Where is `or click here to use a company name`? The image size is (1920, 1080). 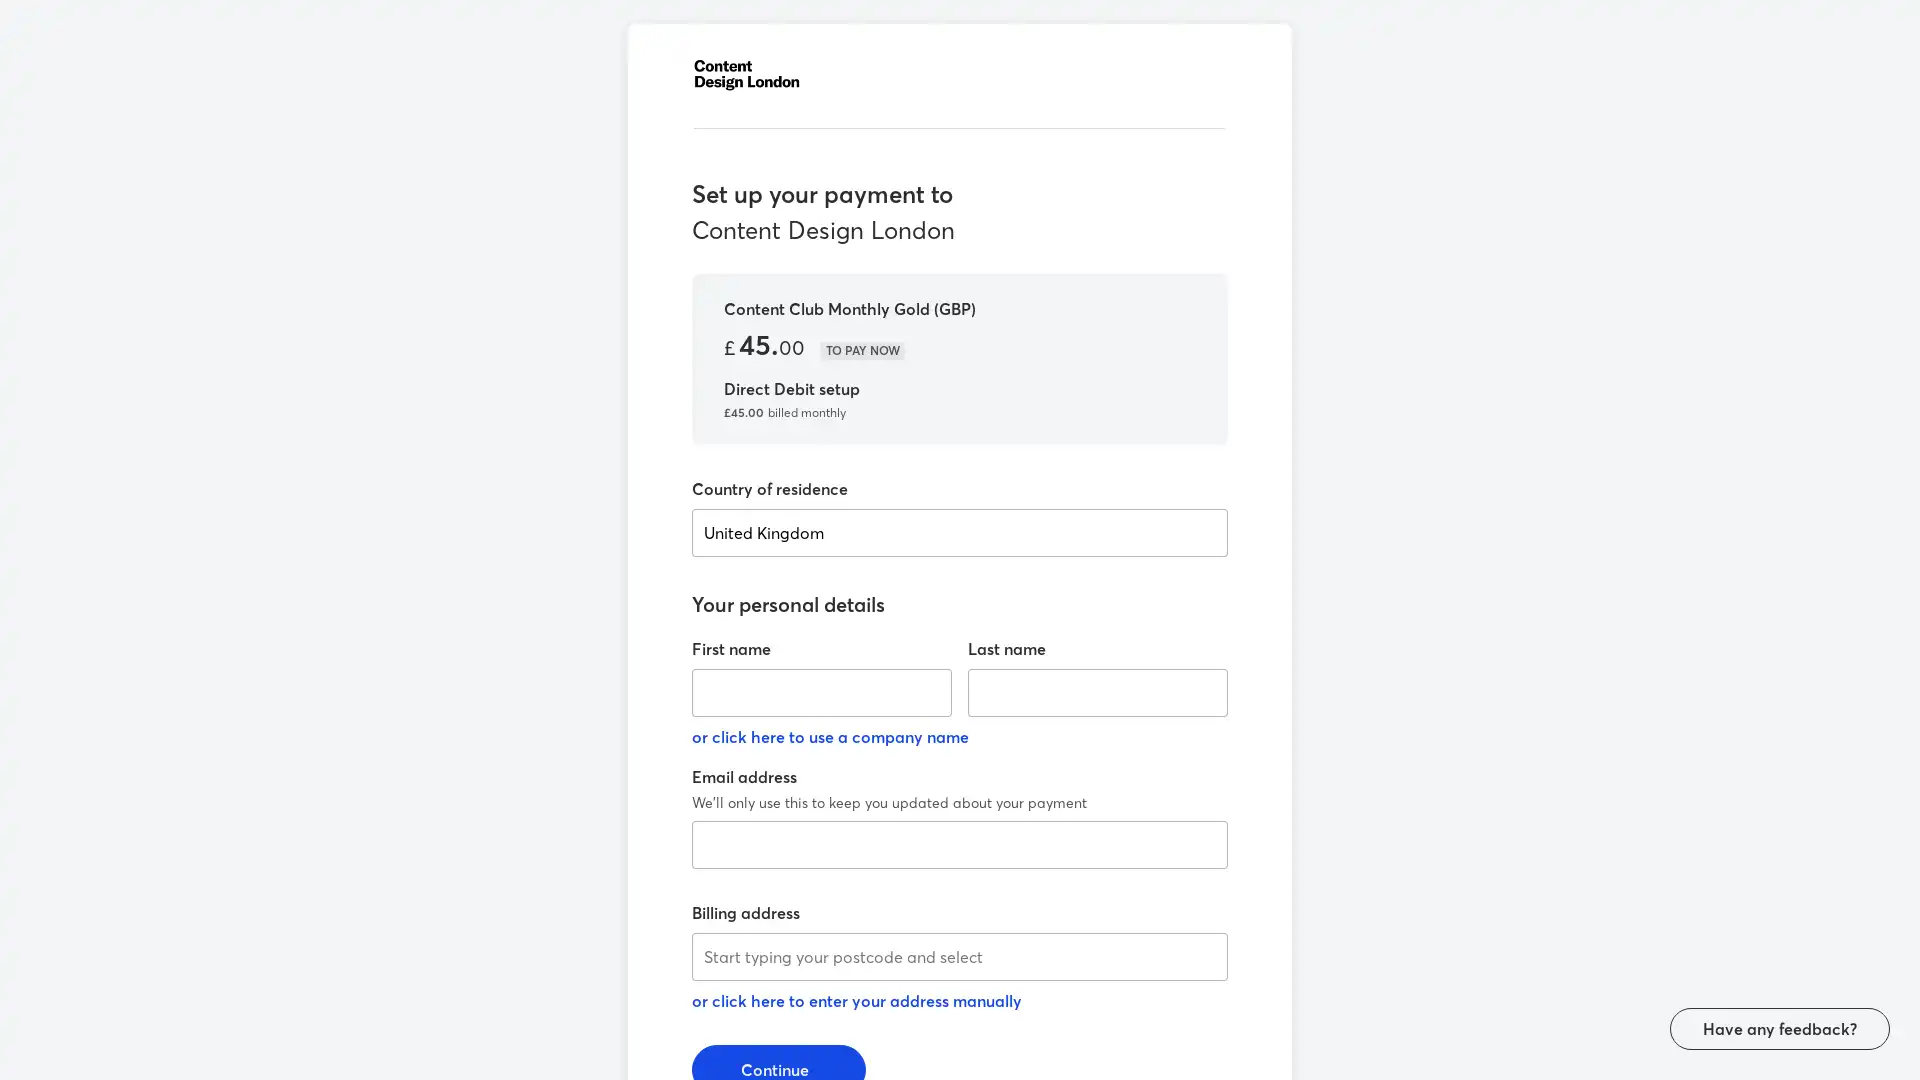
or click here to use a company name is located at coordinates (830, 736).